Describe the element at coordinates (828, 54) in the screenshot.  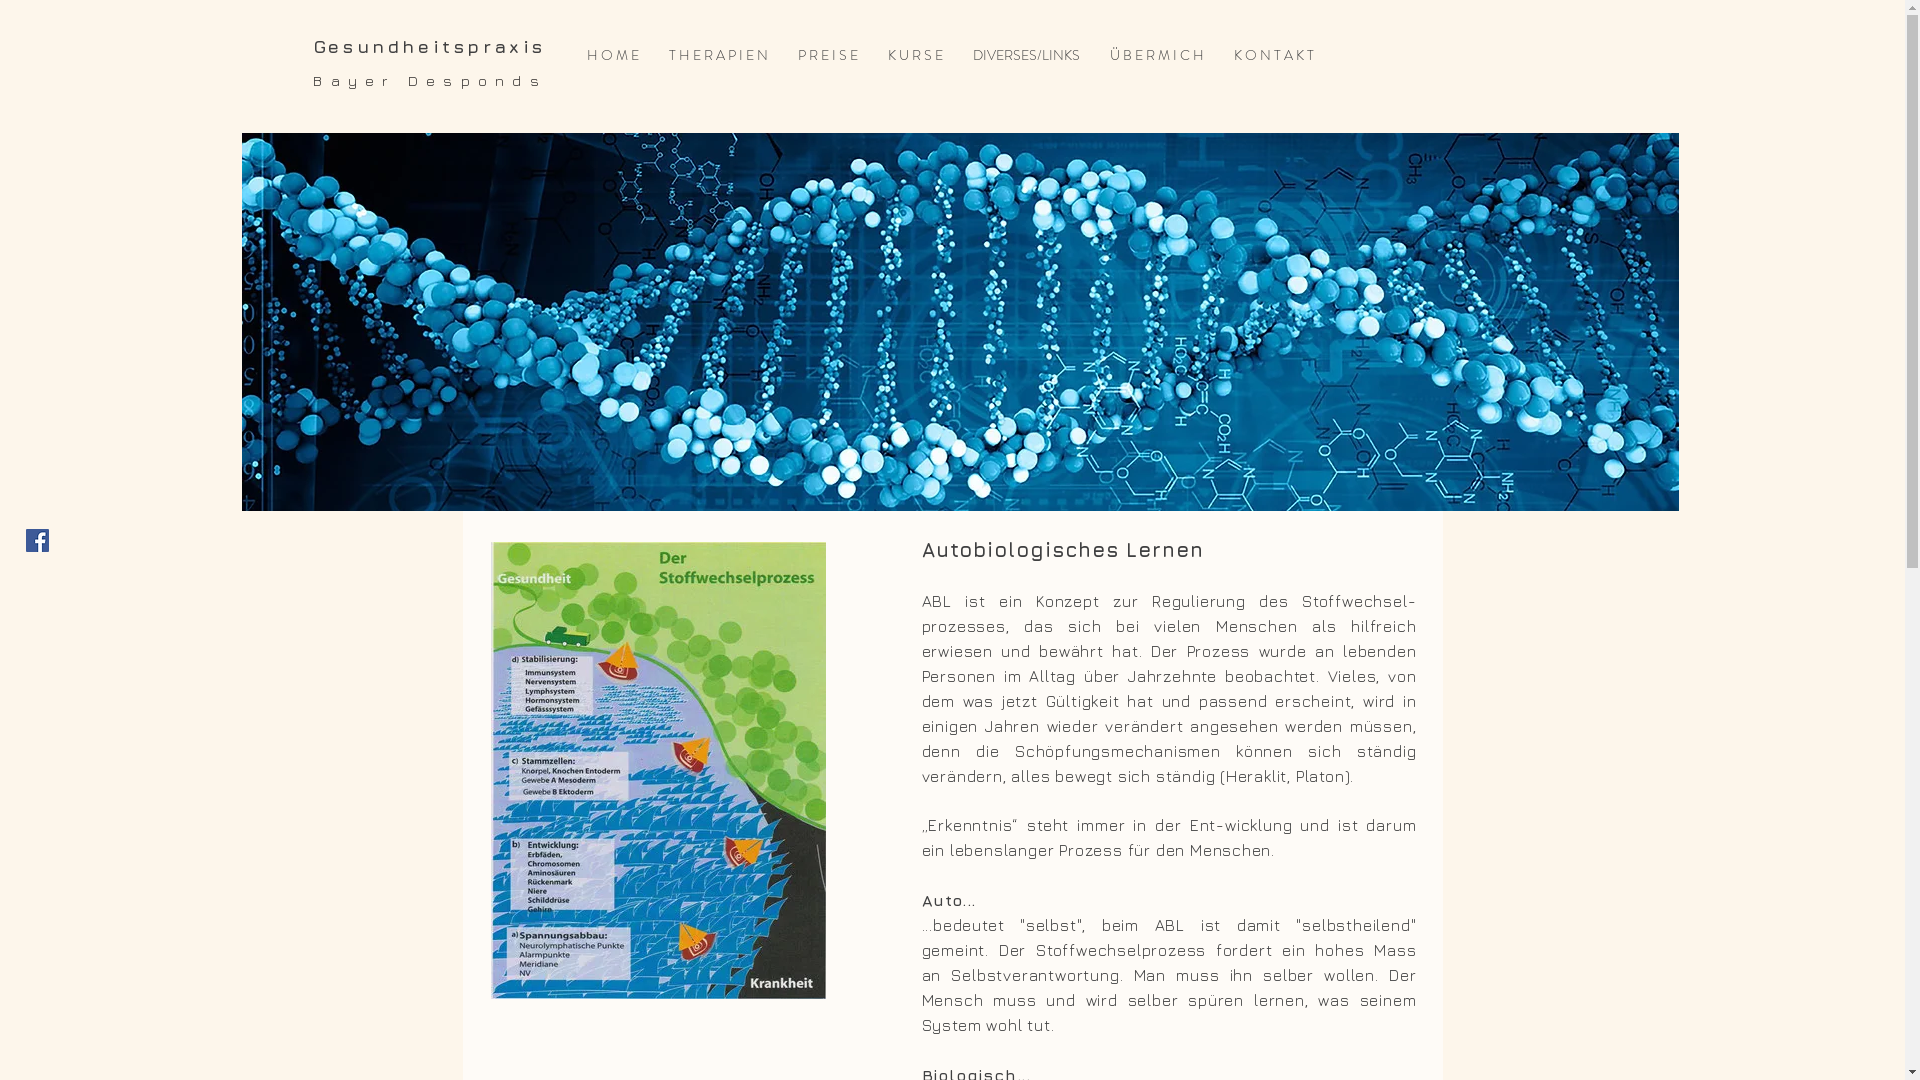
I see `'P R E I S E'` at that location.